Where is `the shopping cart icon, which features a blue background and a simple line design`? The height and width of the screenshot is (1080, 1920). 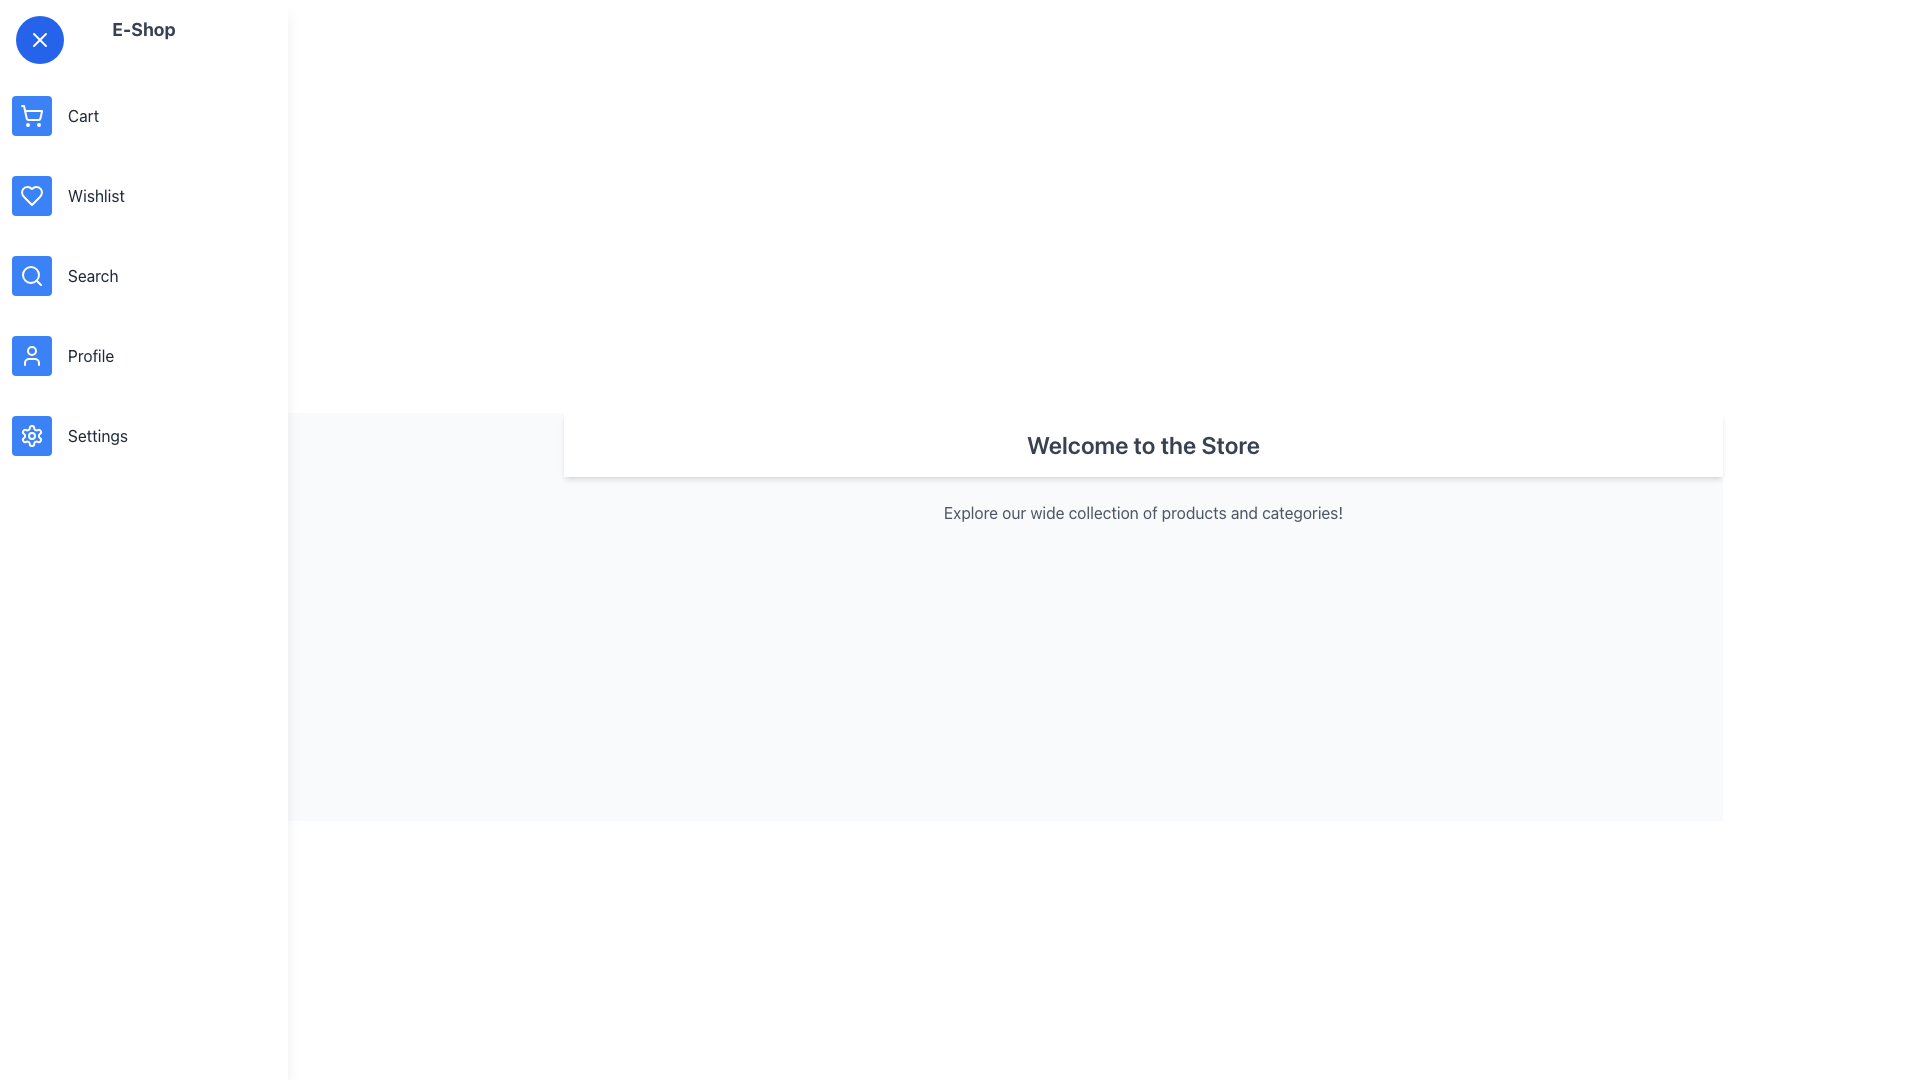
the shopping cart icon, which features a blue background and a simple line design is located at coordinates (32, 115).